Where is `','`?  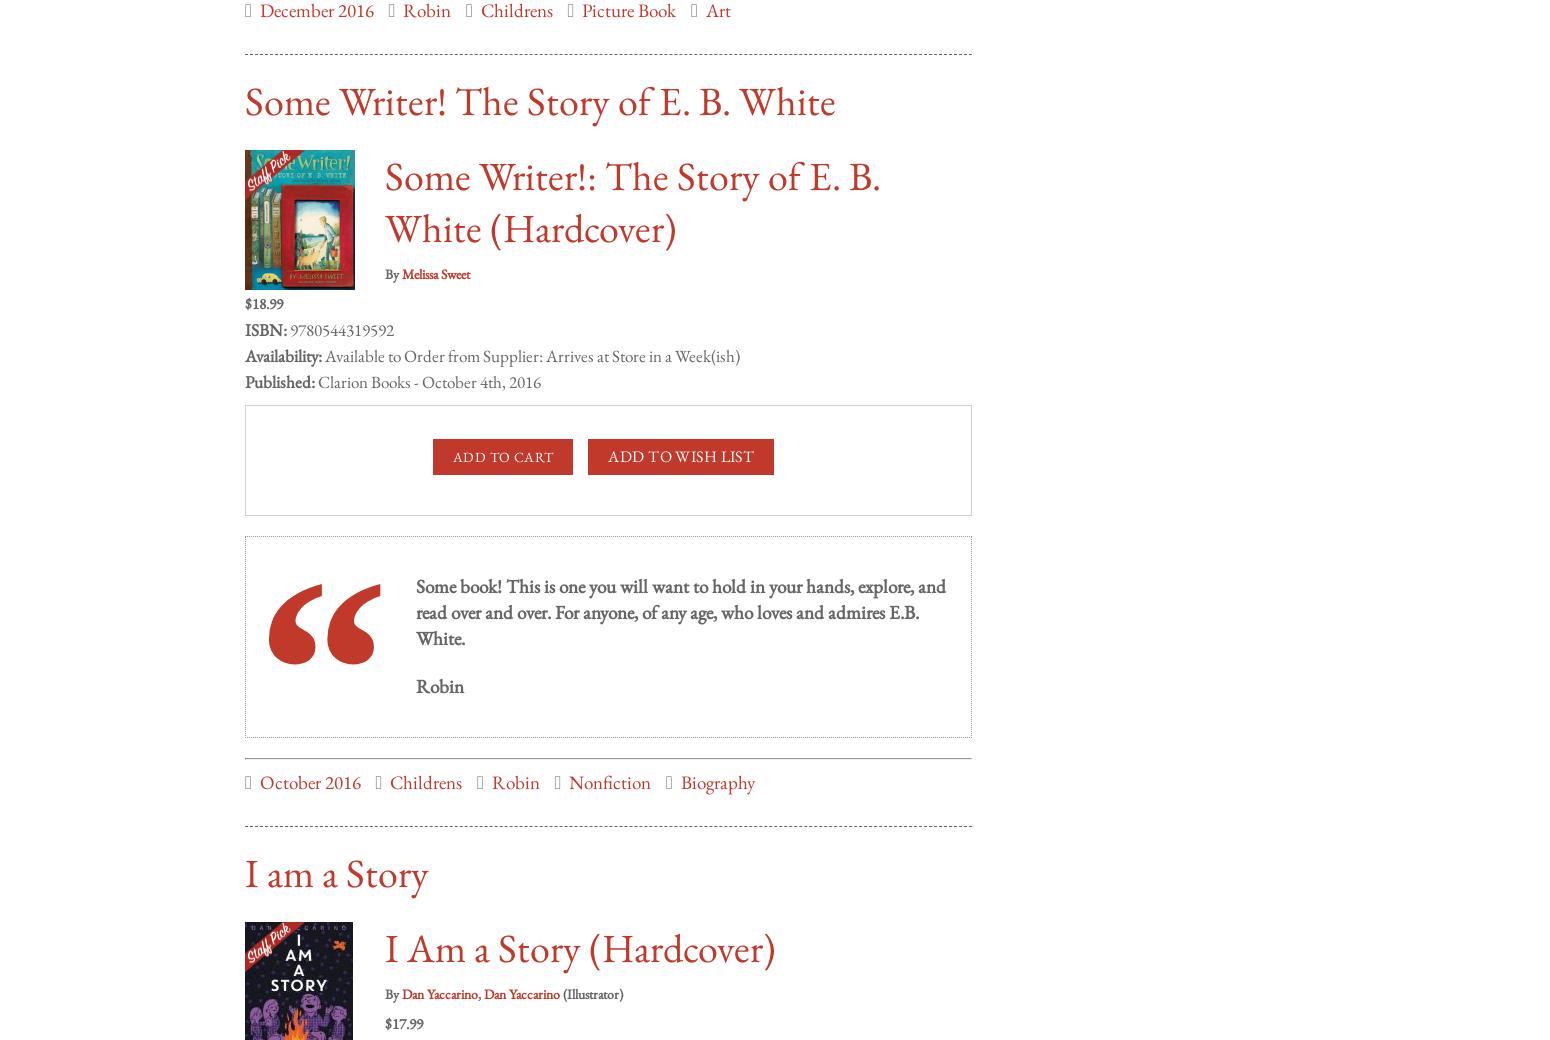
',' is located at coordinates (479, 973).